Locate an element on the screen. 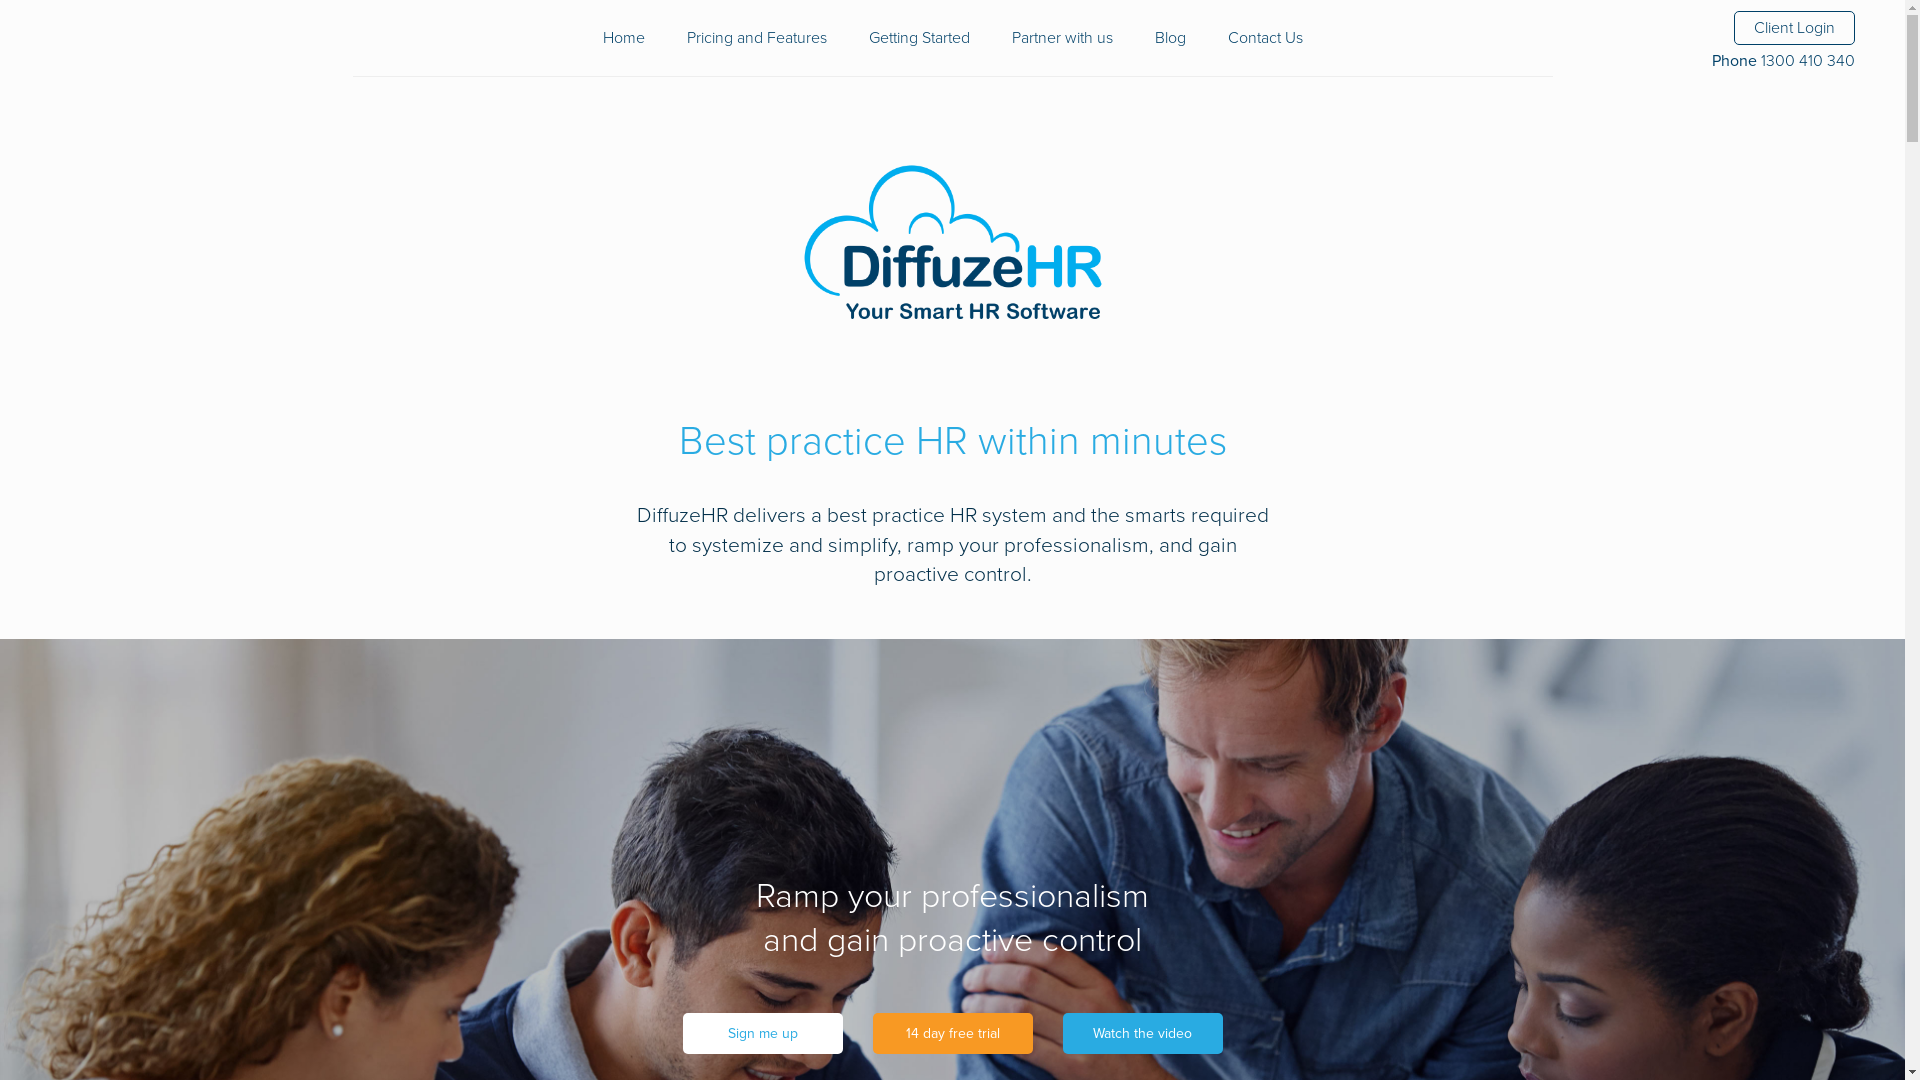  'Blog' is located at coordinates (1169, 38).